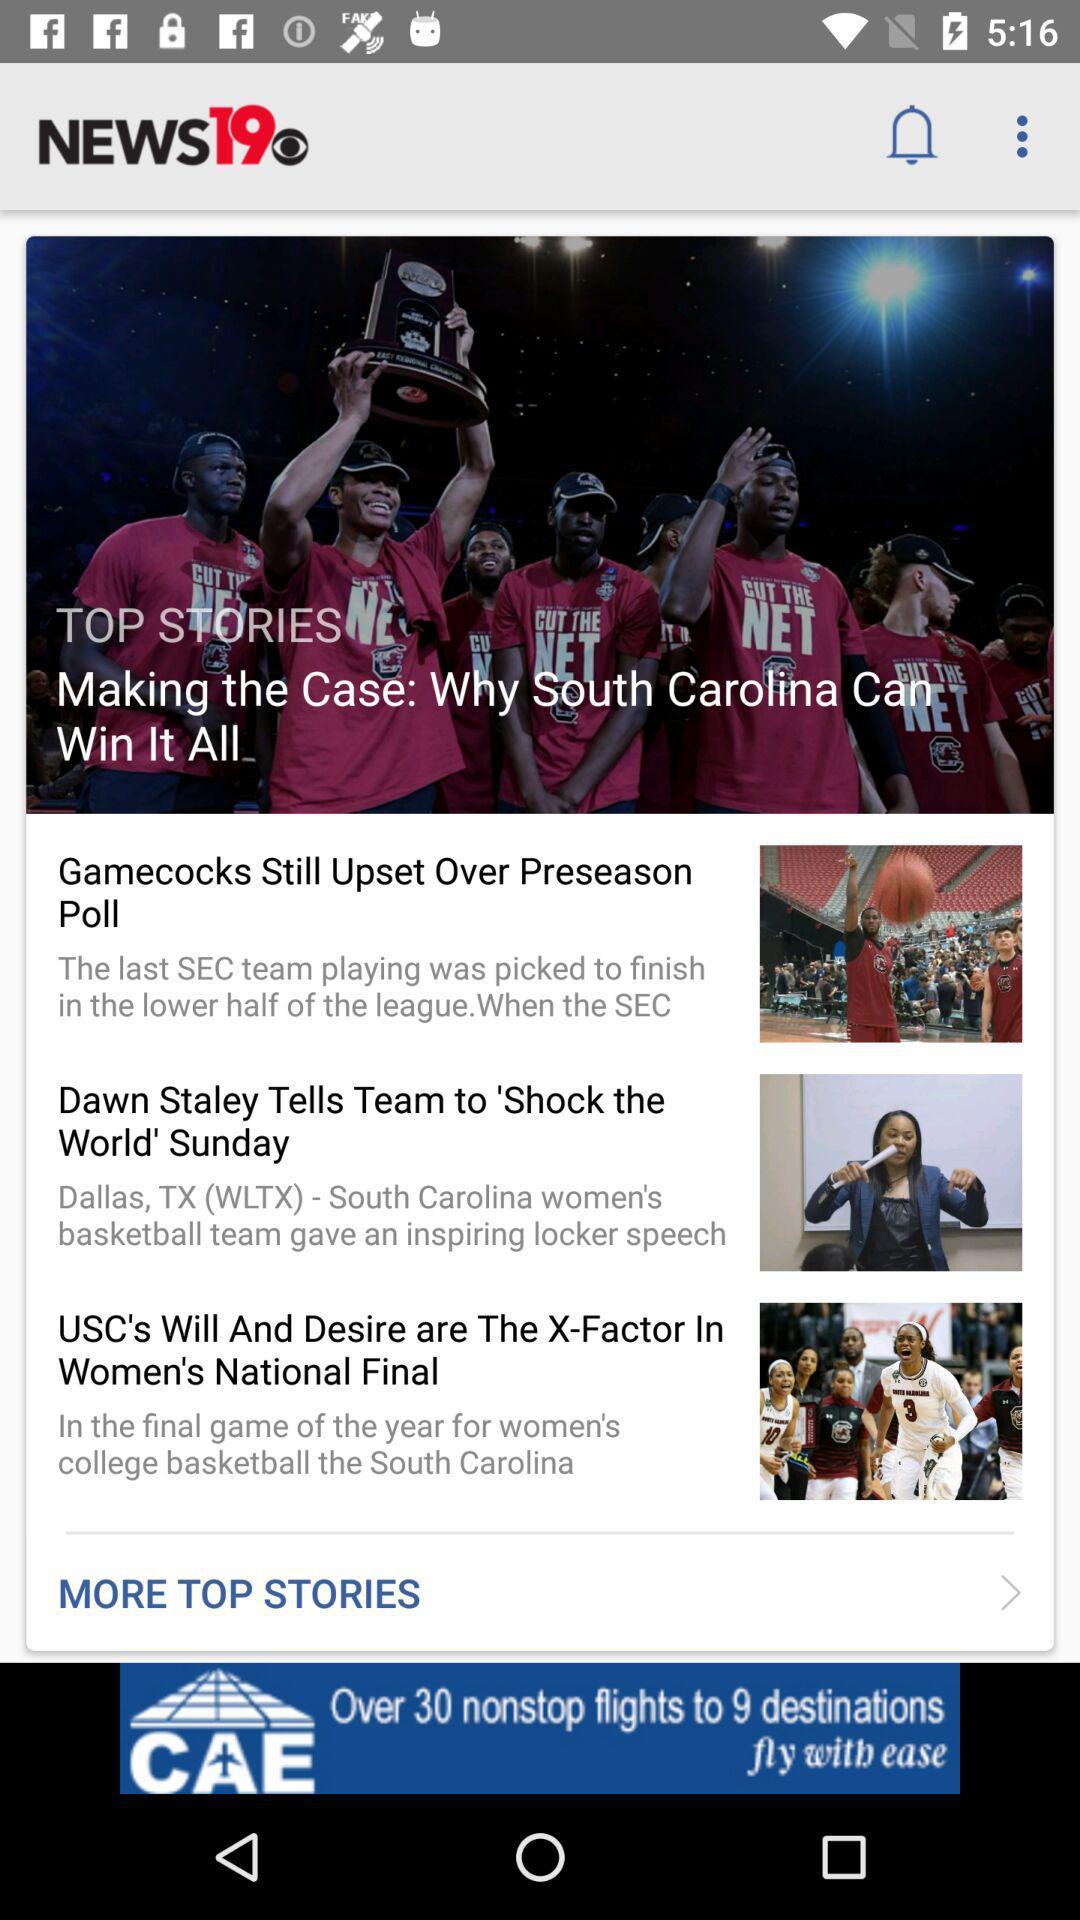 Image resolution: width=1080 pixels, height=1920 pixels. What do you see at coordinates (540, 1727) in the screenshot?
I see `advertisement` at bounding box center [540, 1727].